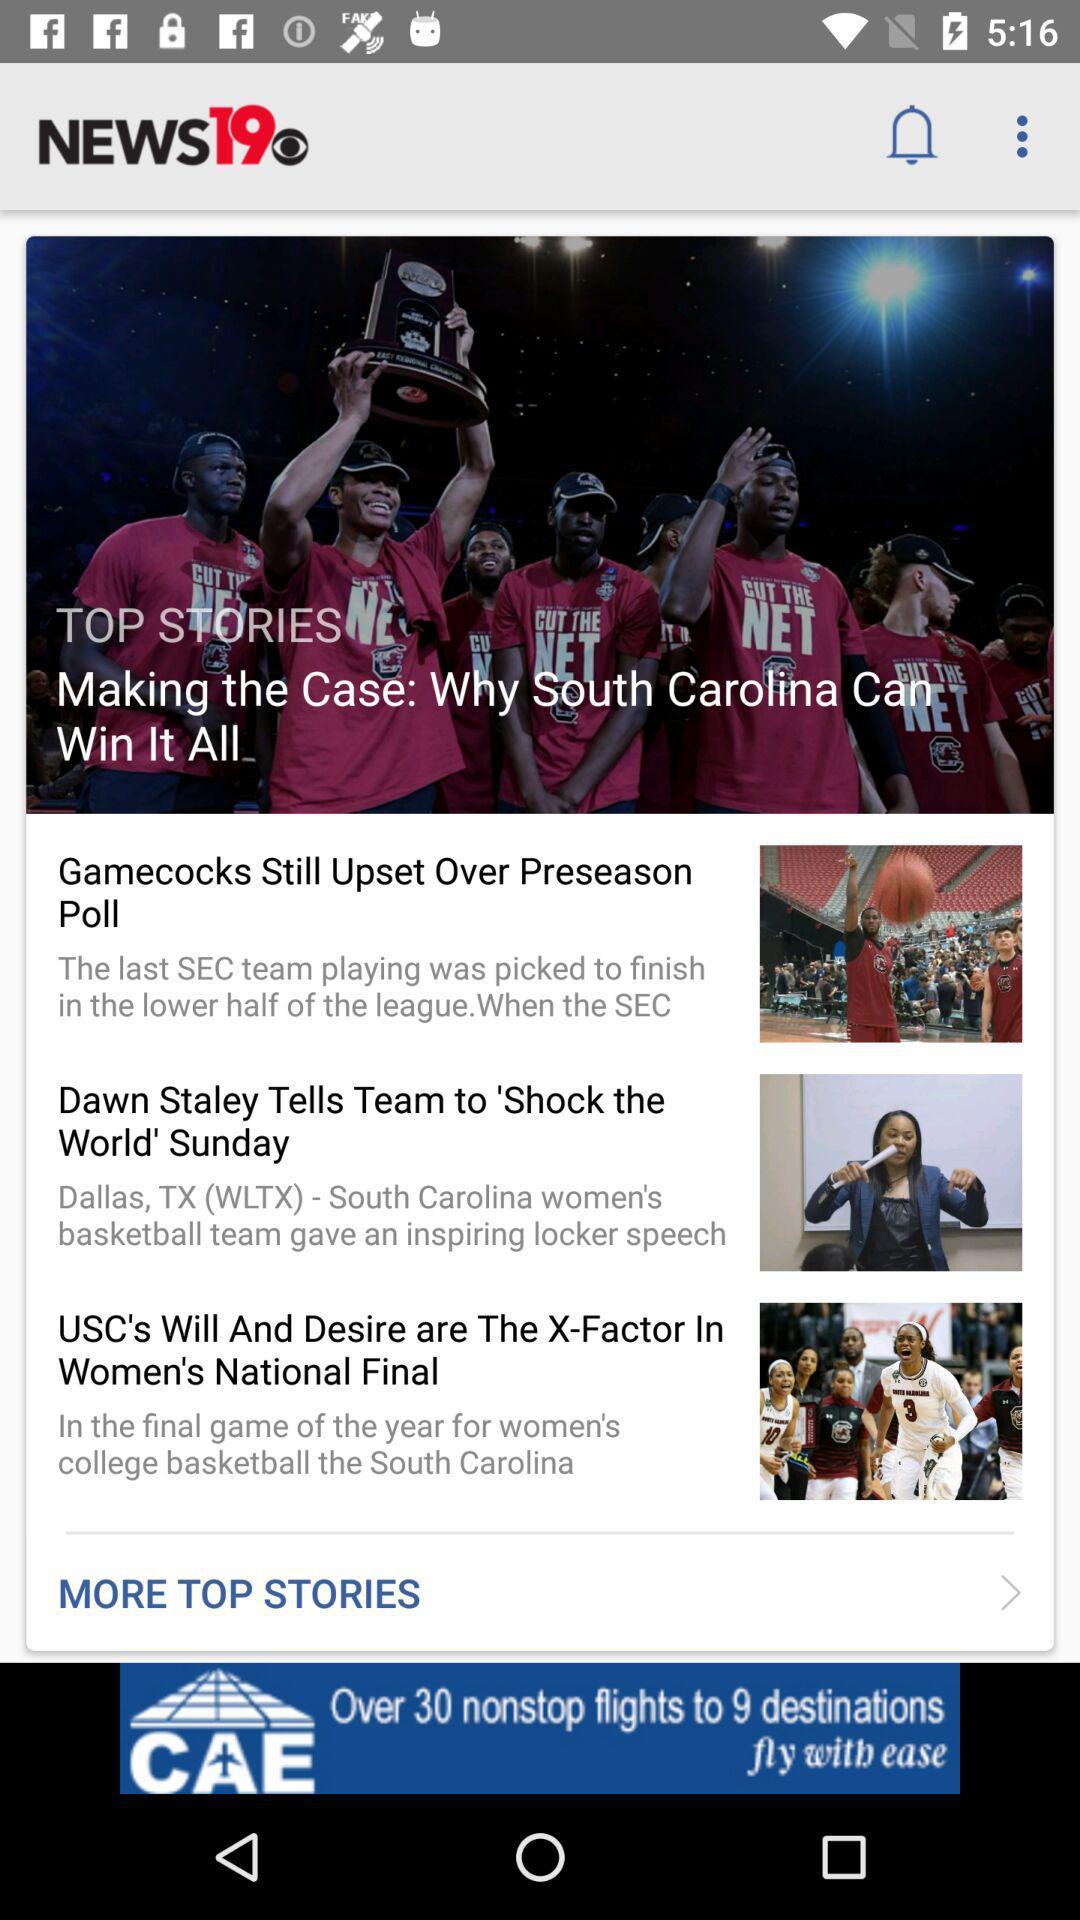 Image resolution: width=1080 pixels, height=1920 pixels. What do you see at coordinates (540, 1727) in the screenshot?
I see `advertisement` at bounding box center [540, 1727].